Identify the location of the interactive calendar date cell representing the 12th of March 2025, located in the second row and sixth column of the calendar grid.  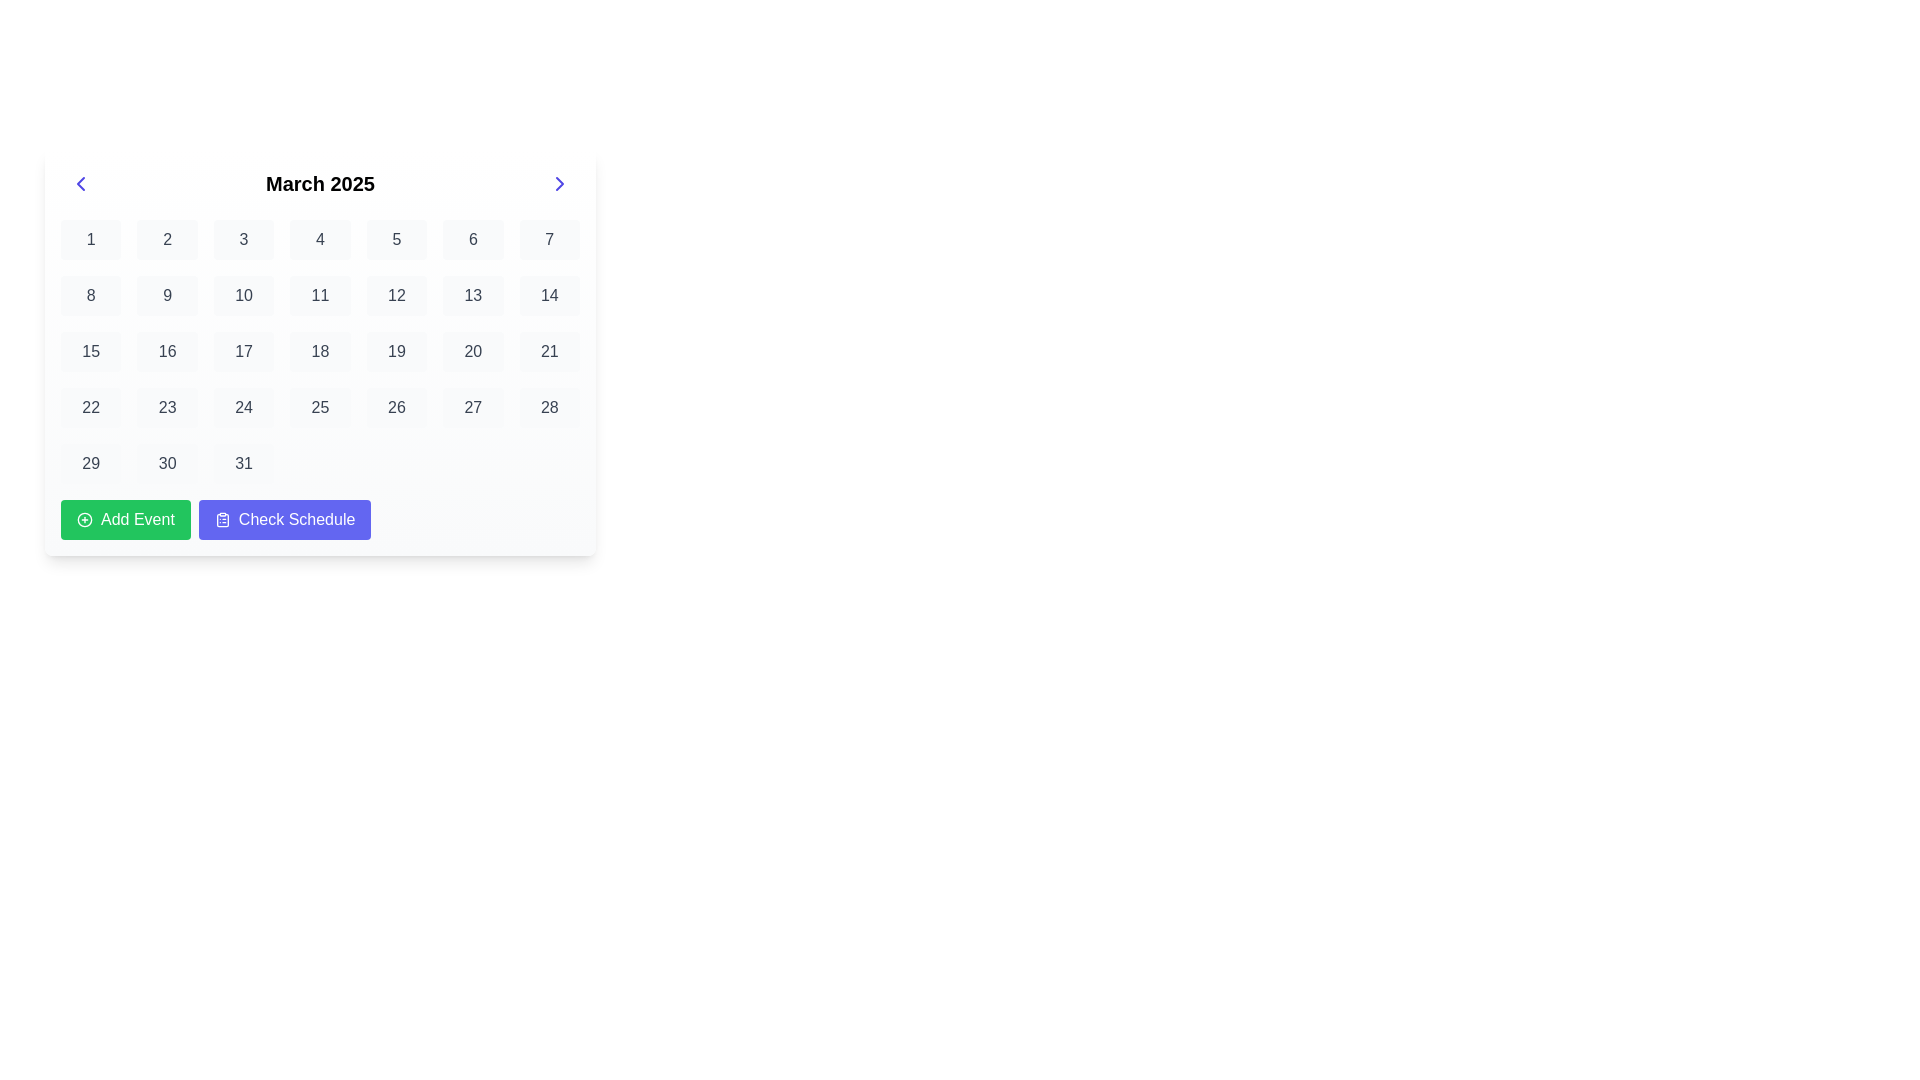
(396, 296).